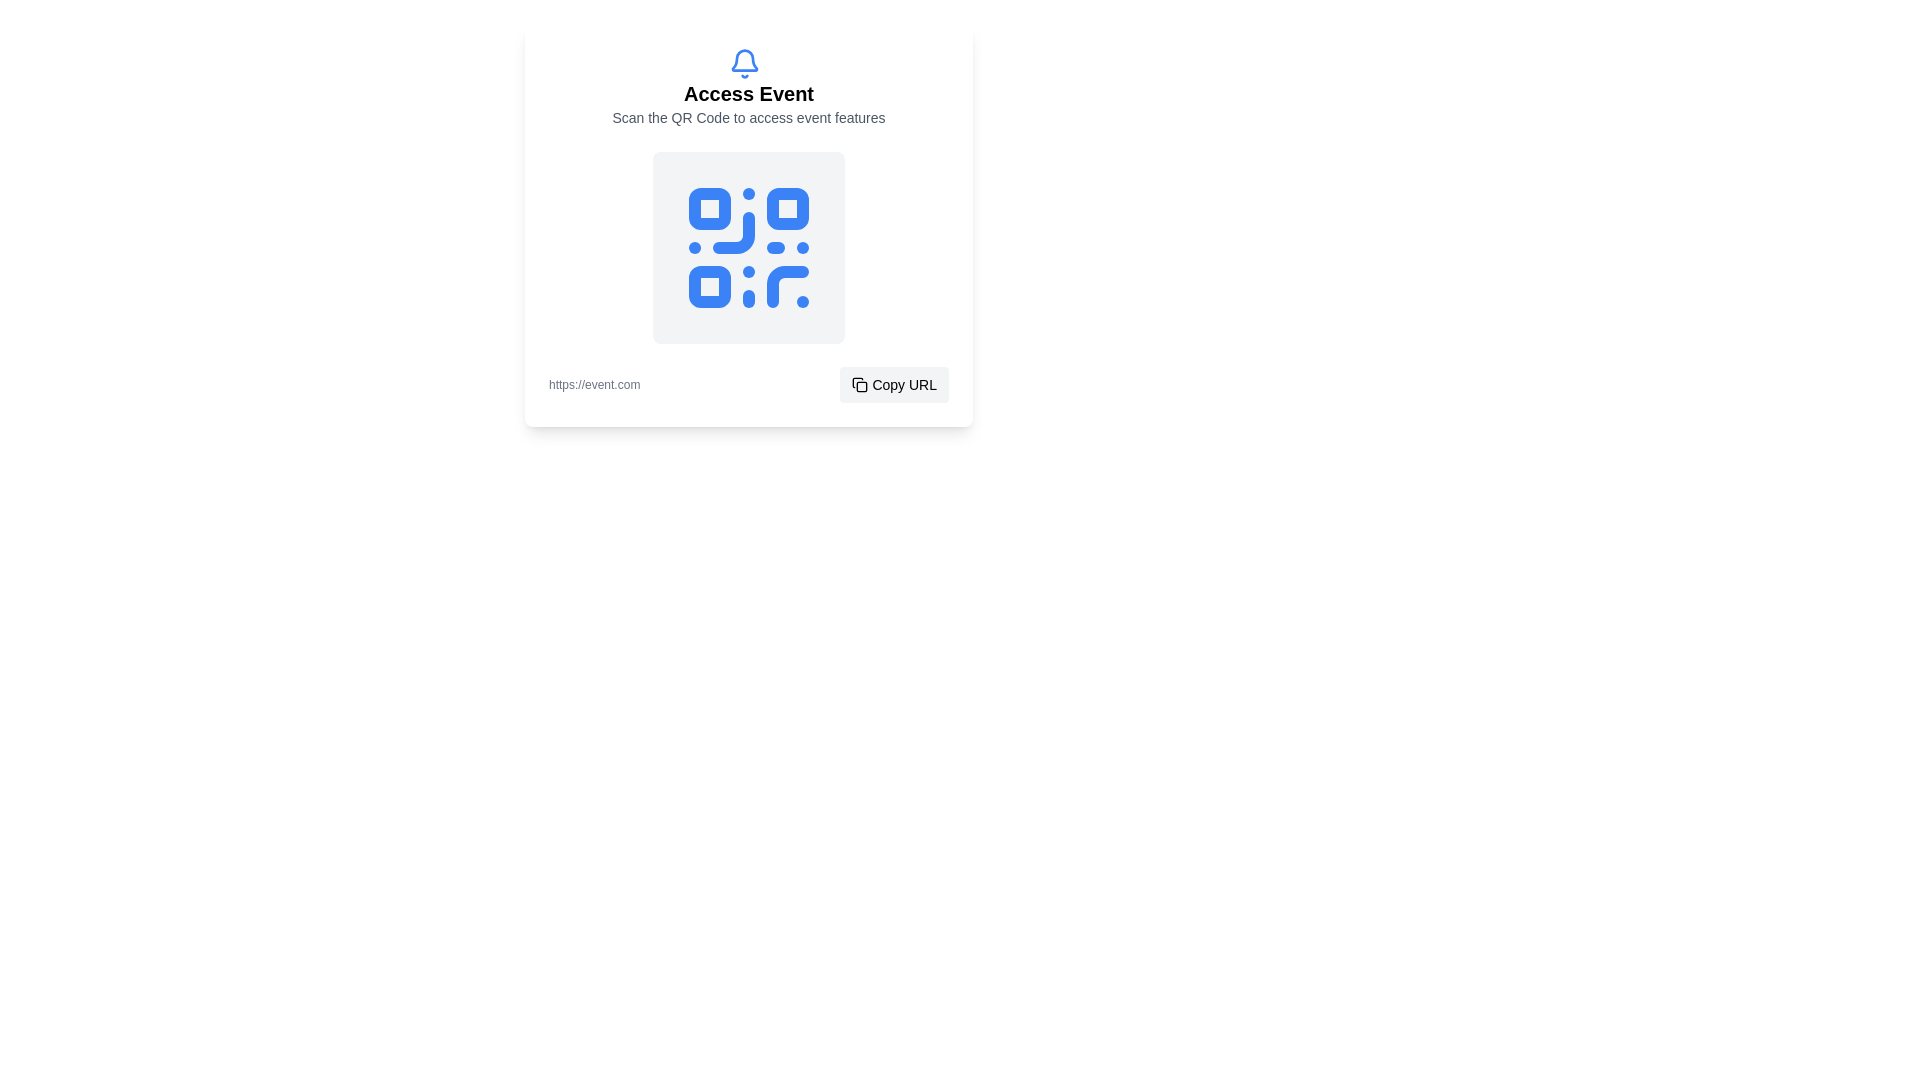 The image size is (1920, 1080). Describe the element at coordinates (747, 93) in the screenshot. I see `the text label displaying 'Access Event', which is prominently styled in bold and larger font, located centrally below the bell icon and above the descriptive text` at that location.